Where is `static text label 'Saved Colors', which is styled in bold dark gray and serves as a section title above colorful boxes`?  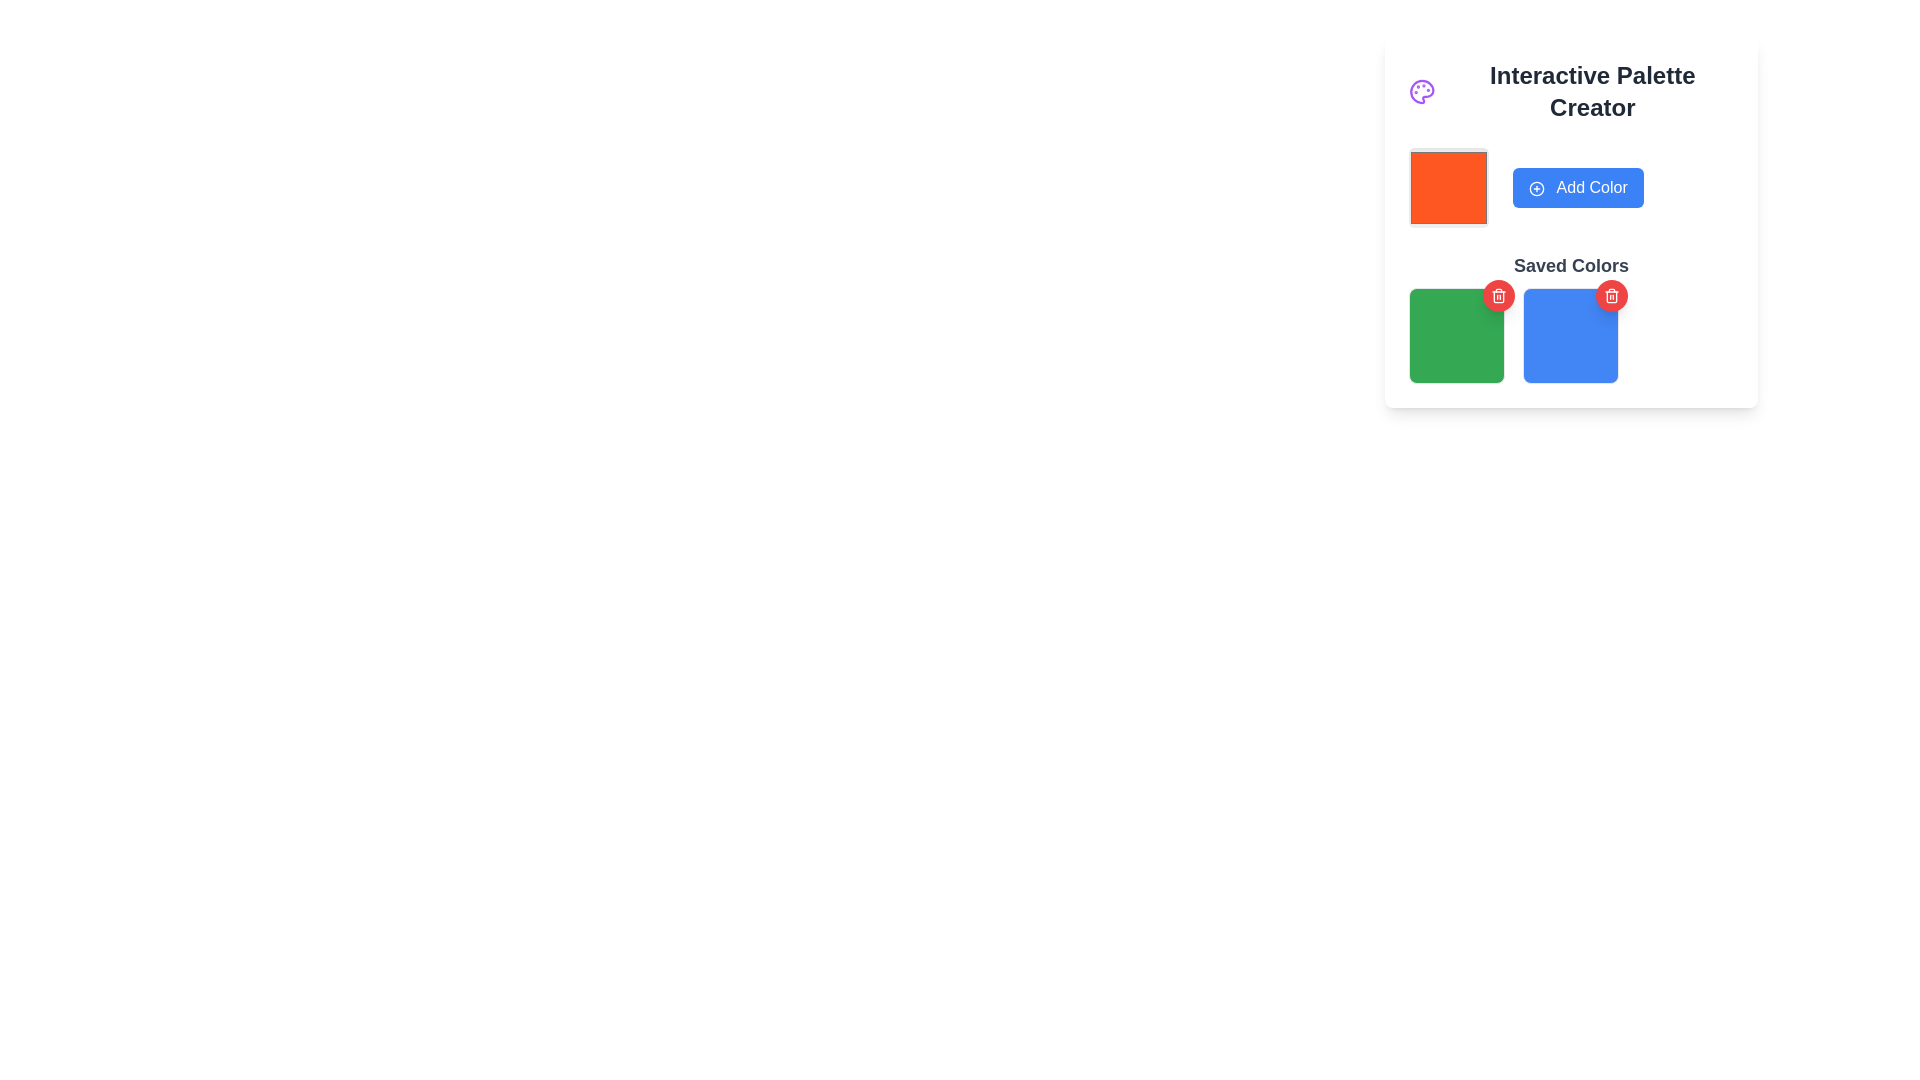 static text label 'Saved Colors', which is styled in bold dark gray and serves as a section title above colorful boxes is located at coordinates (1570, 265).